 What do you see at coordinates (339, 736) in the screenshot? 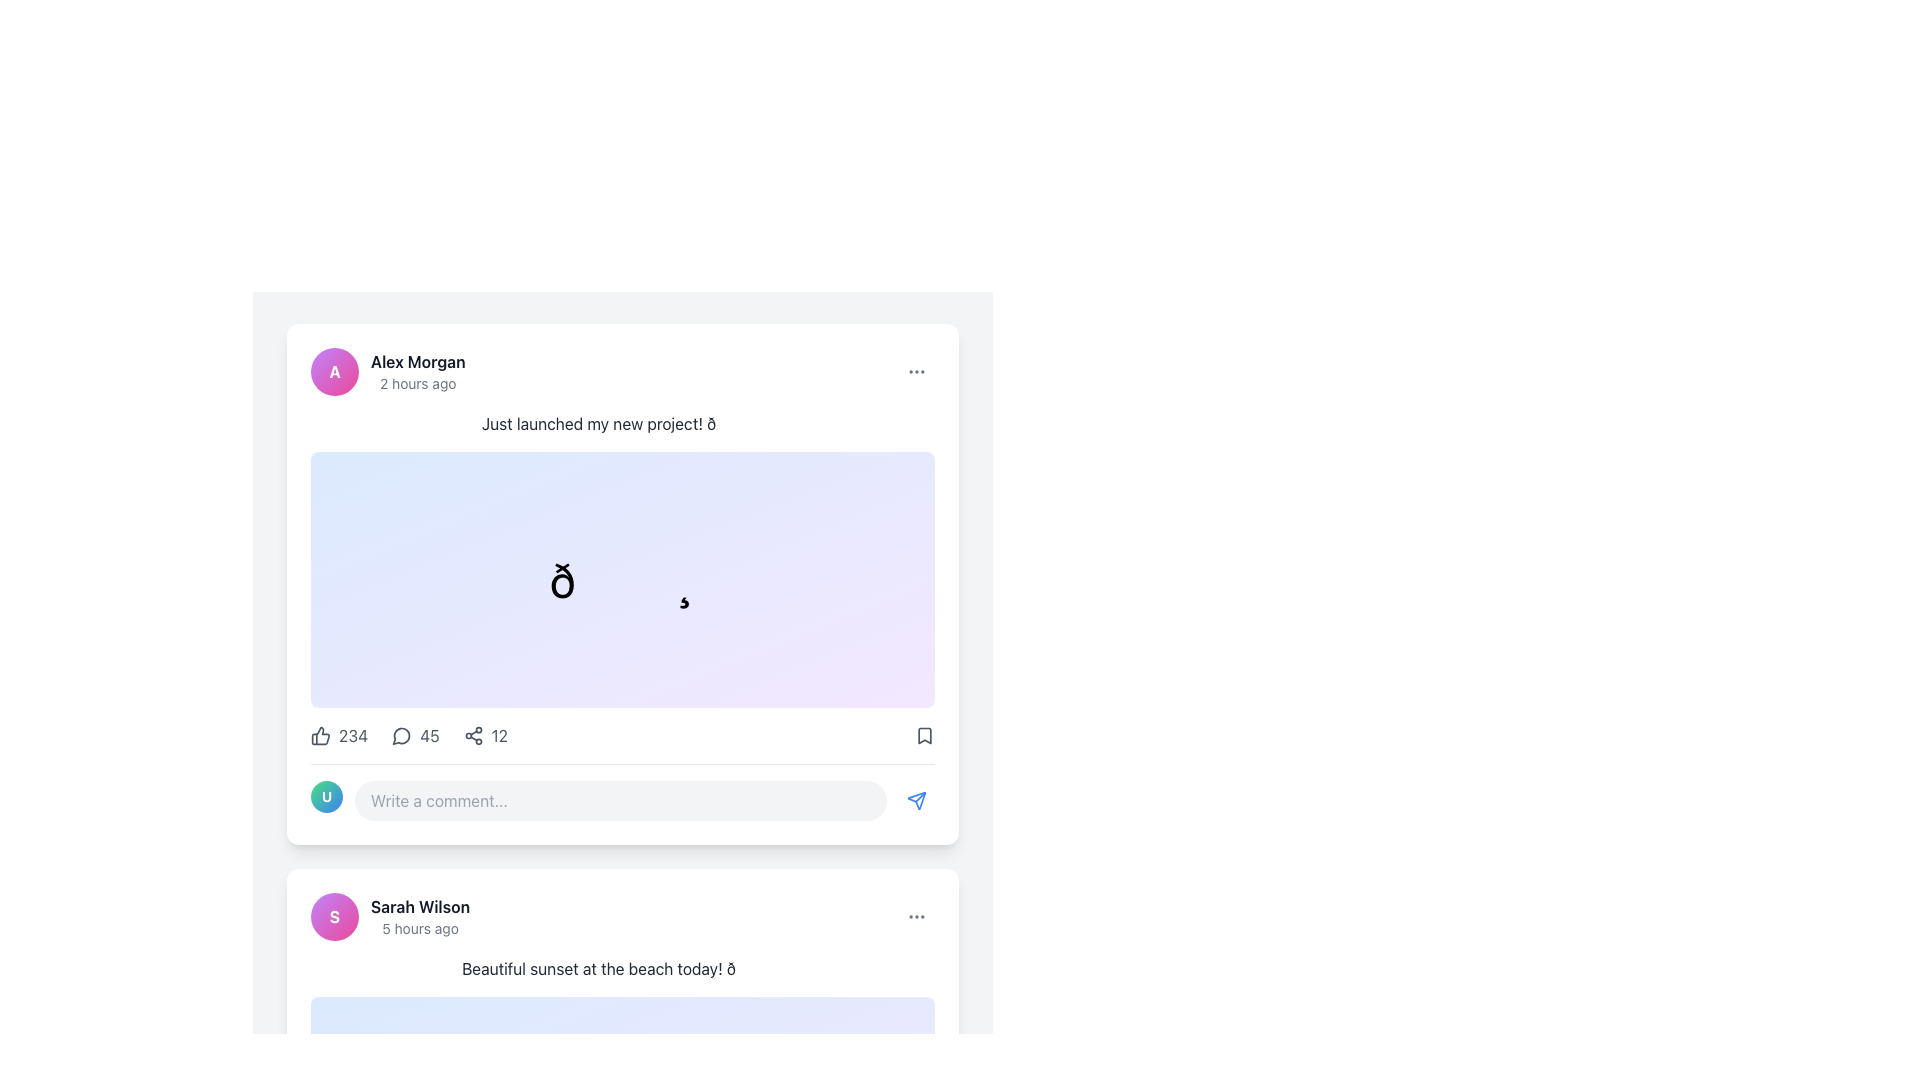
I see `the thumbs-up button with the number 234 to like the post below Alex Morgan's post` at bounding box center [339, 736].